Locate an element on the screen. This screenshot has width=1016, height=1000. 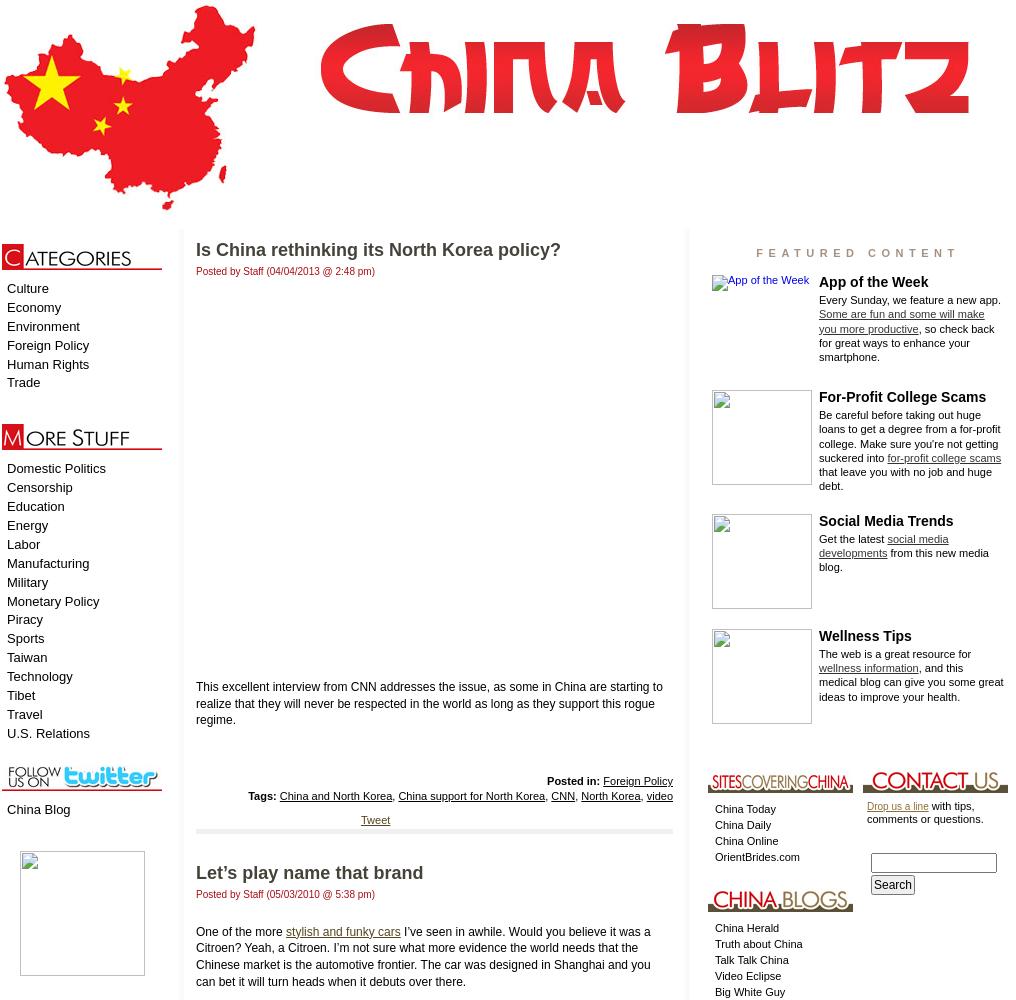
'Social Media Trends' is located at coordinates (885, 520).